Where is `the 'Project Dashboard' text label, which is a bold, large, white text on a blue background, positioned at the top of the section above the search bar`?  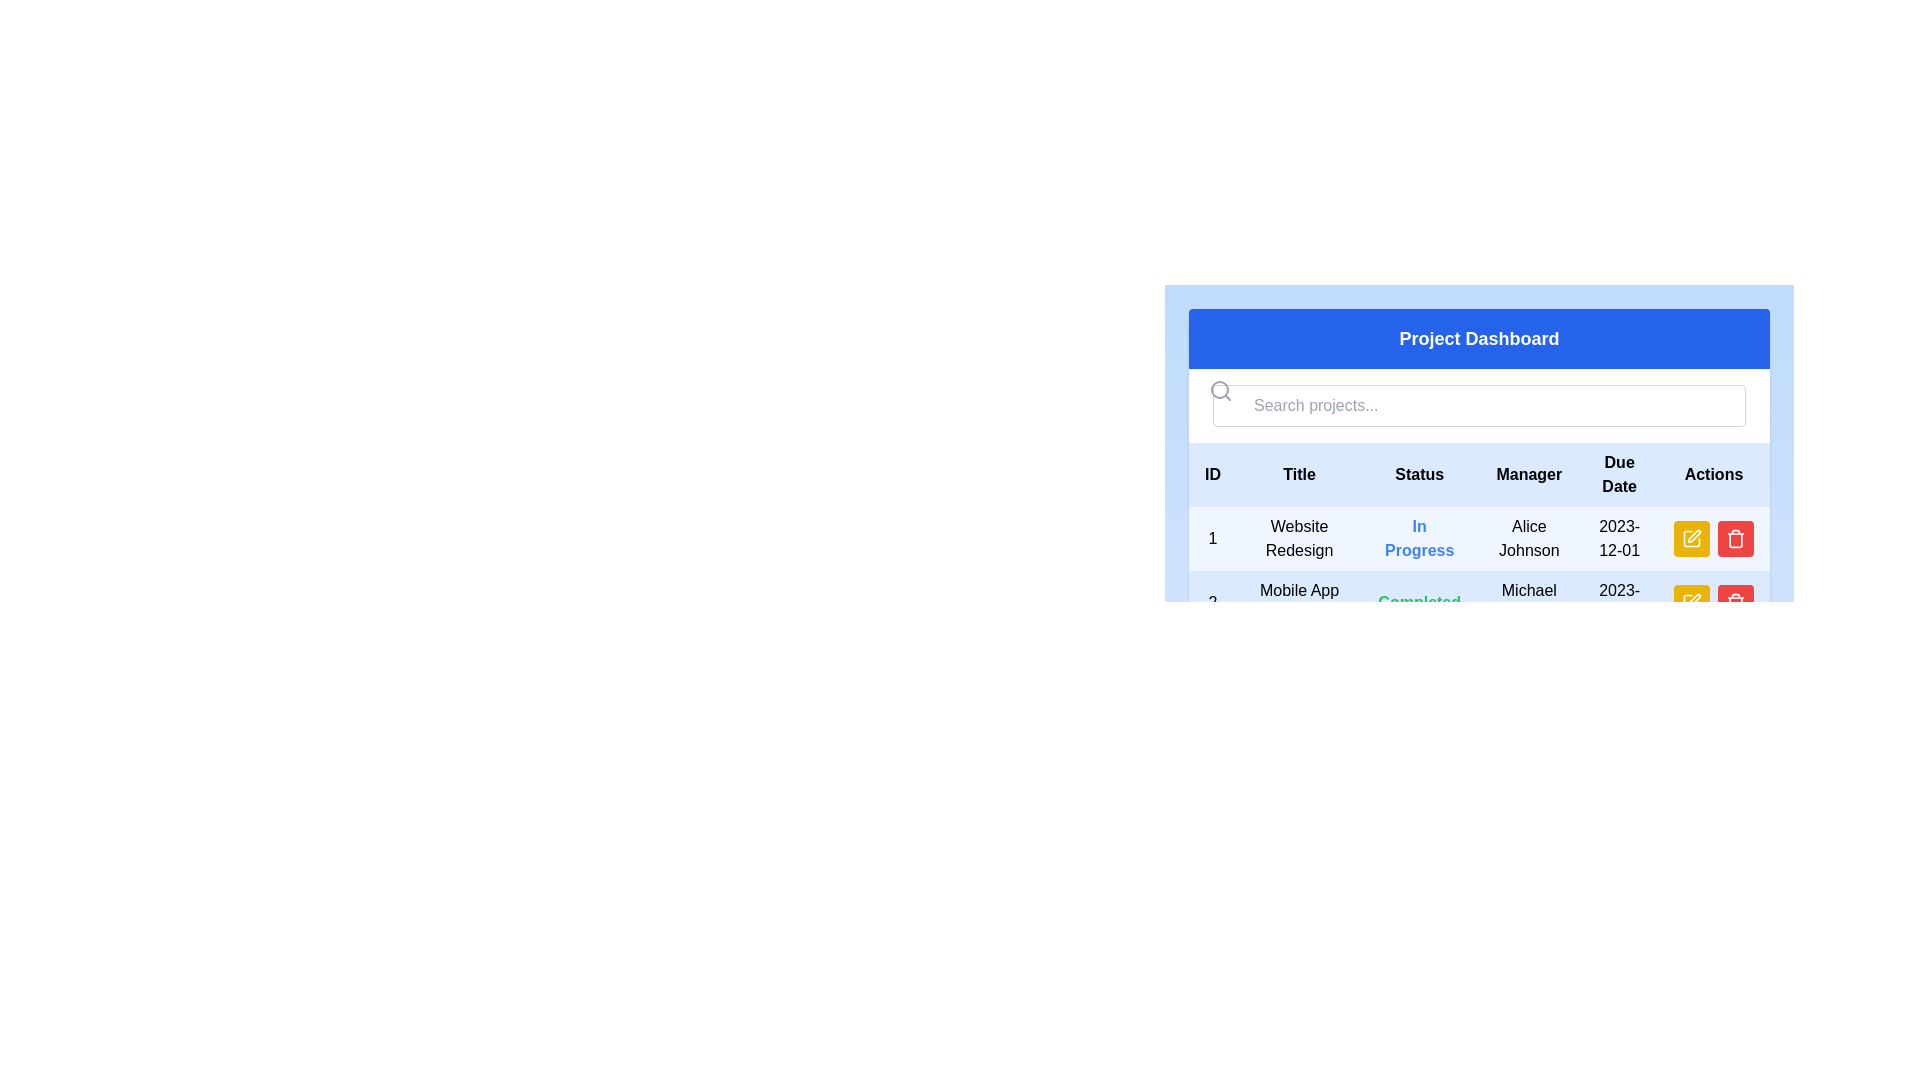
the 'Project Dashboard' text label, which is a bold, large, white text on a blue background, positioned at the top of the section above the search bar is located at coordinates (1479, 338).